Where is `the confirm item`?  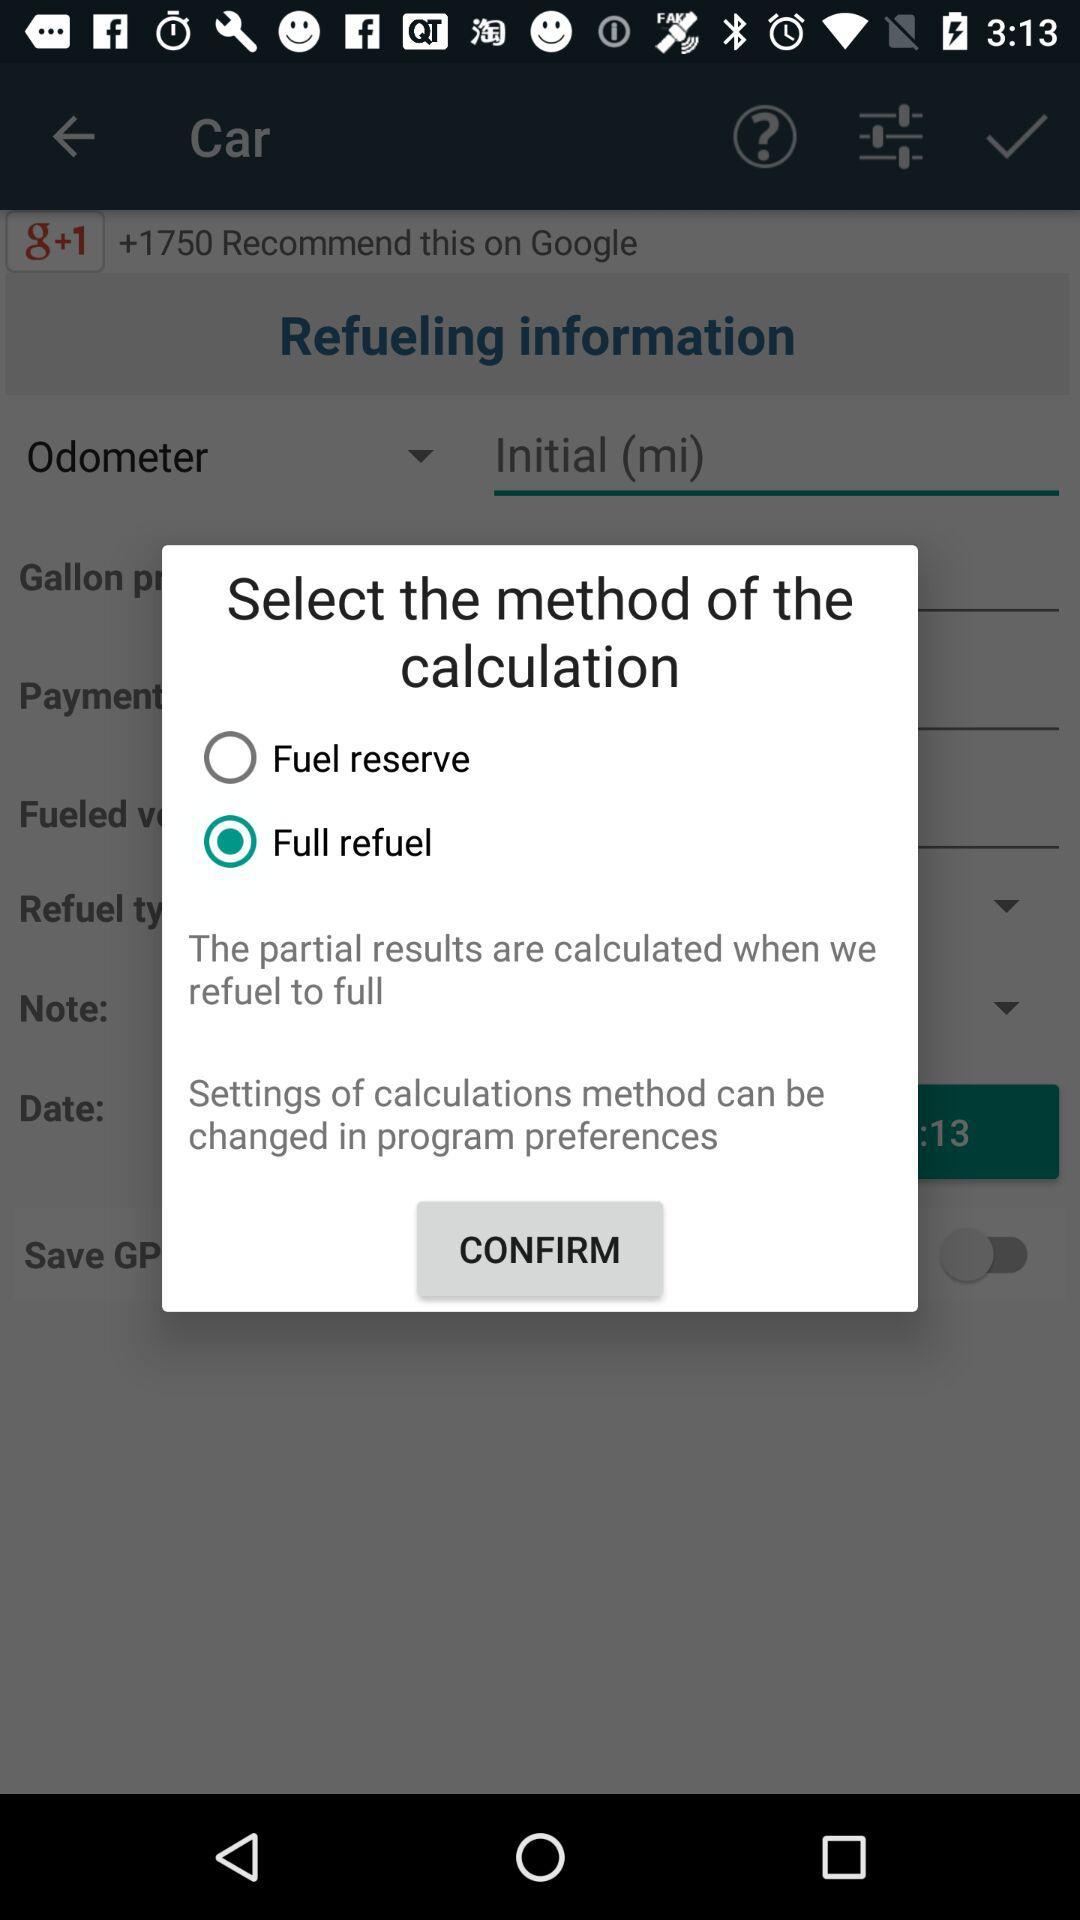 the confirm item is located at coordinates (540, 1247).